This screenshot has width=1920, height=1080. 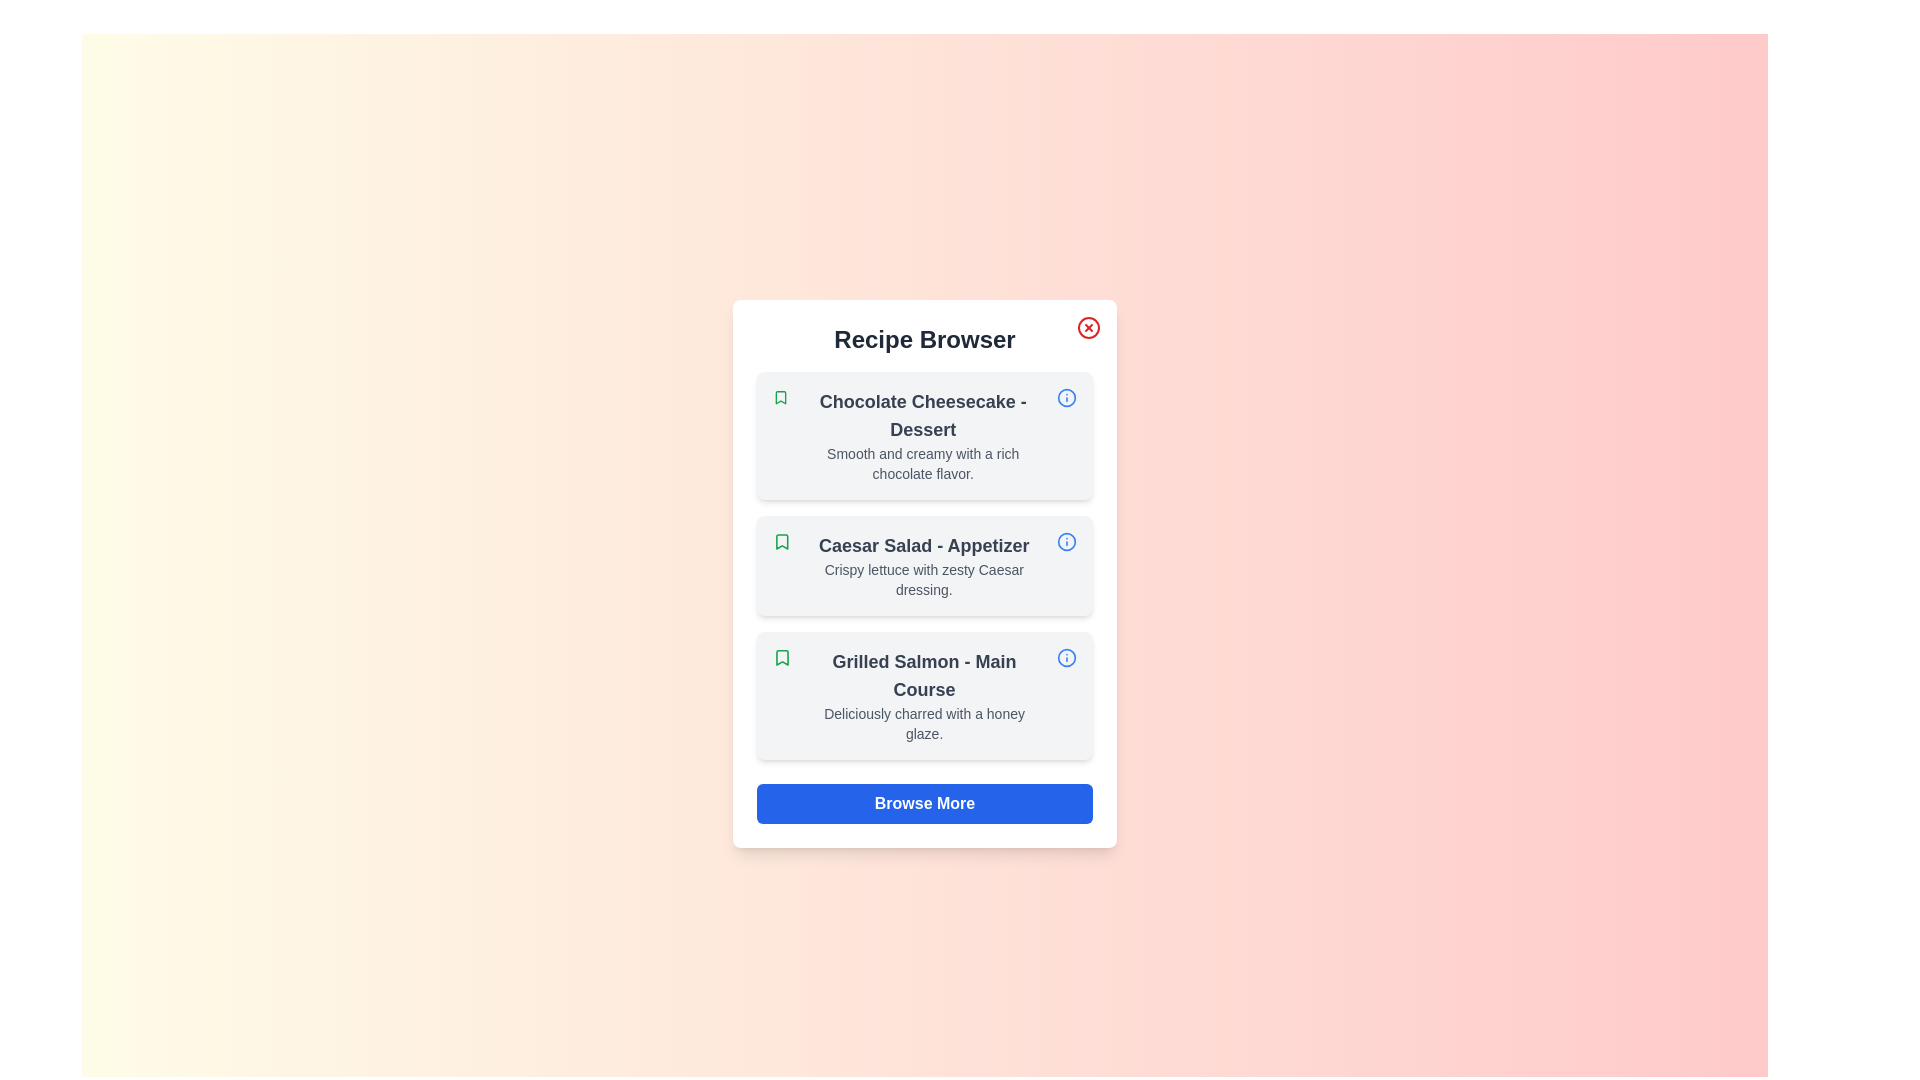 I want to click on the bookmark icon for the recipe titled 'Chocolate Cheesecake', so click(x=780, y=397).